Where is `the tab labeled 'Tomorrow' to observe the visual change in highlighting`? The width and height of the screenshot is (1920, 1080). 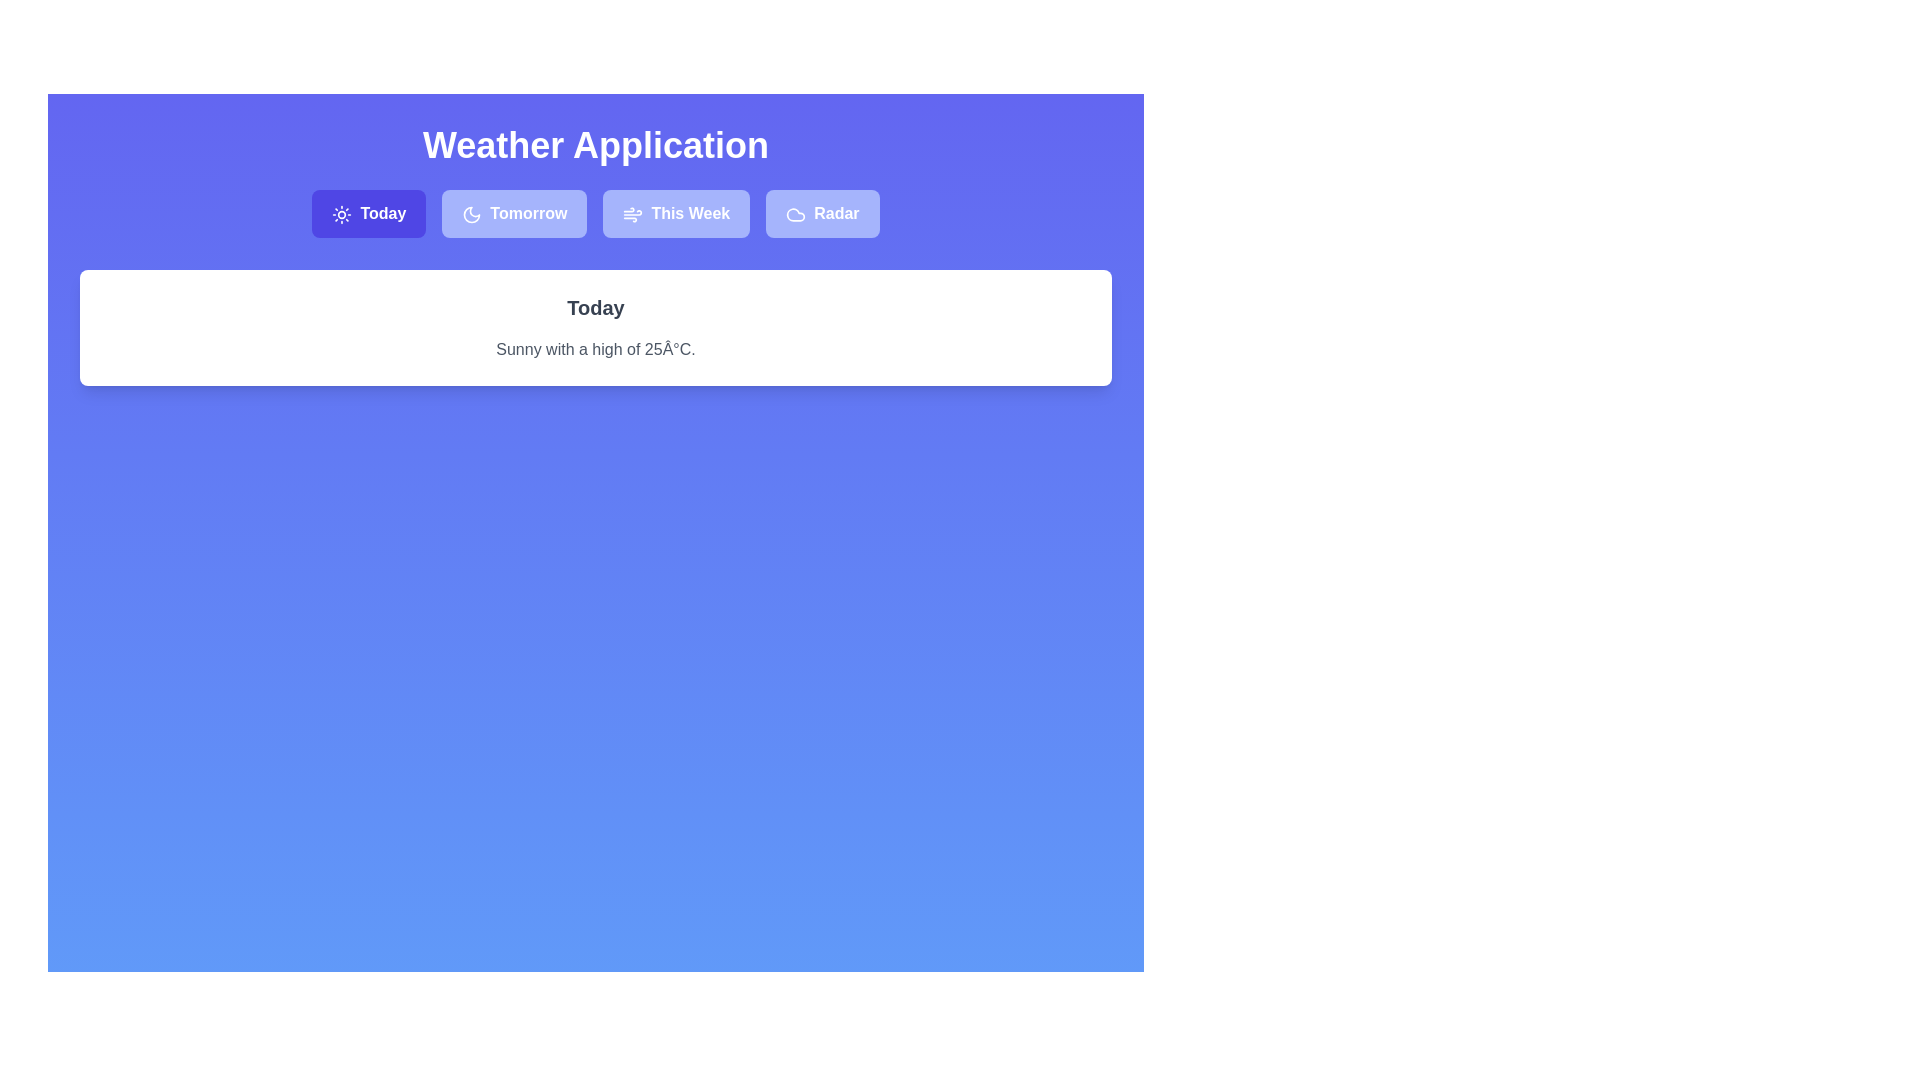 the tab labeled 'Tomorrow' to observe the visual change in highlighting is located at coordinates (513, 213).